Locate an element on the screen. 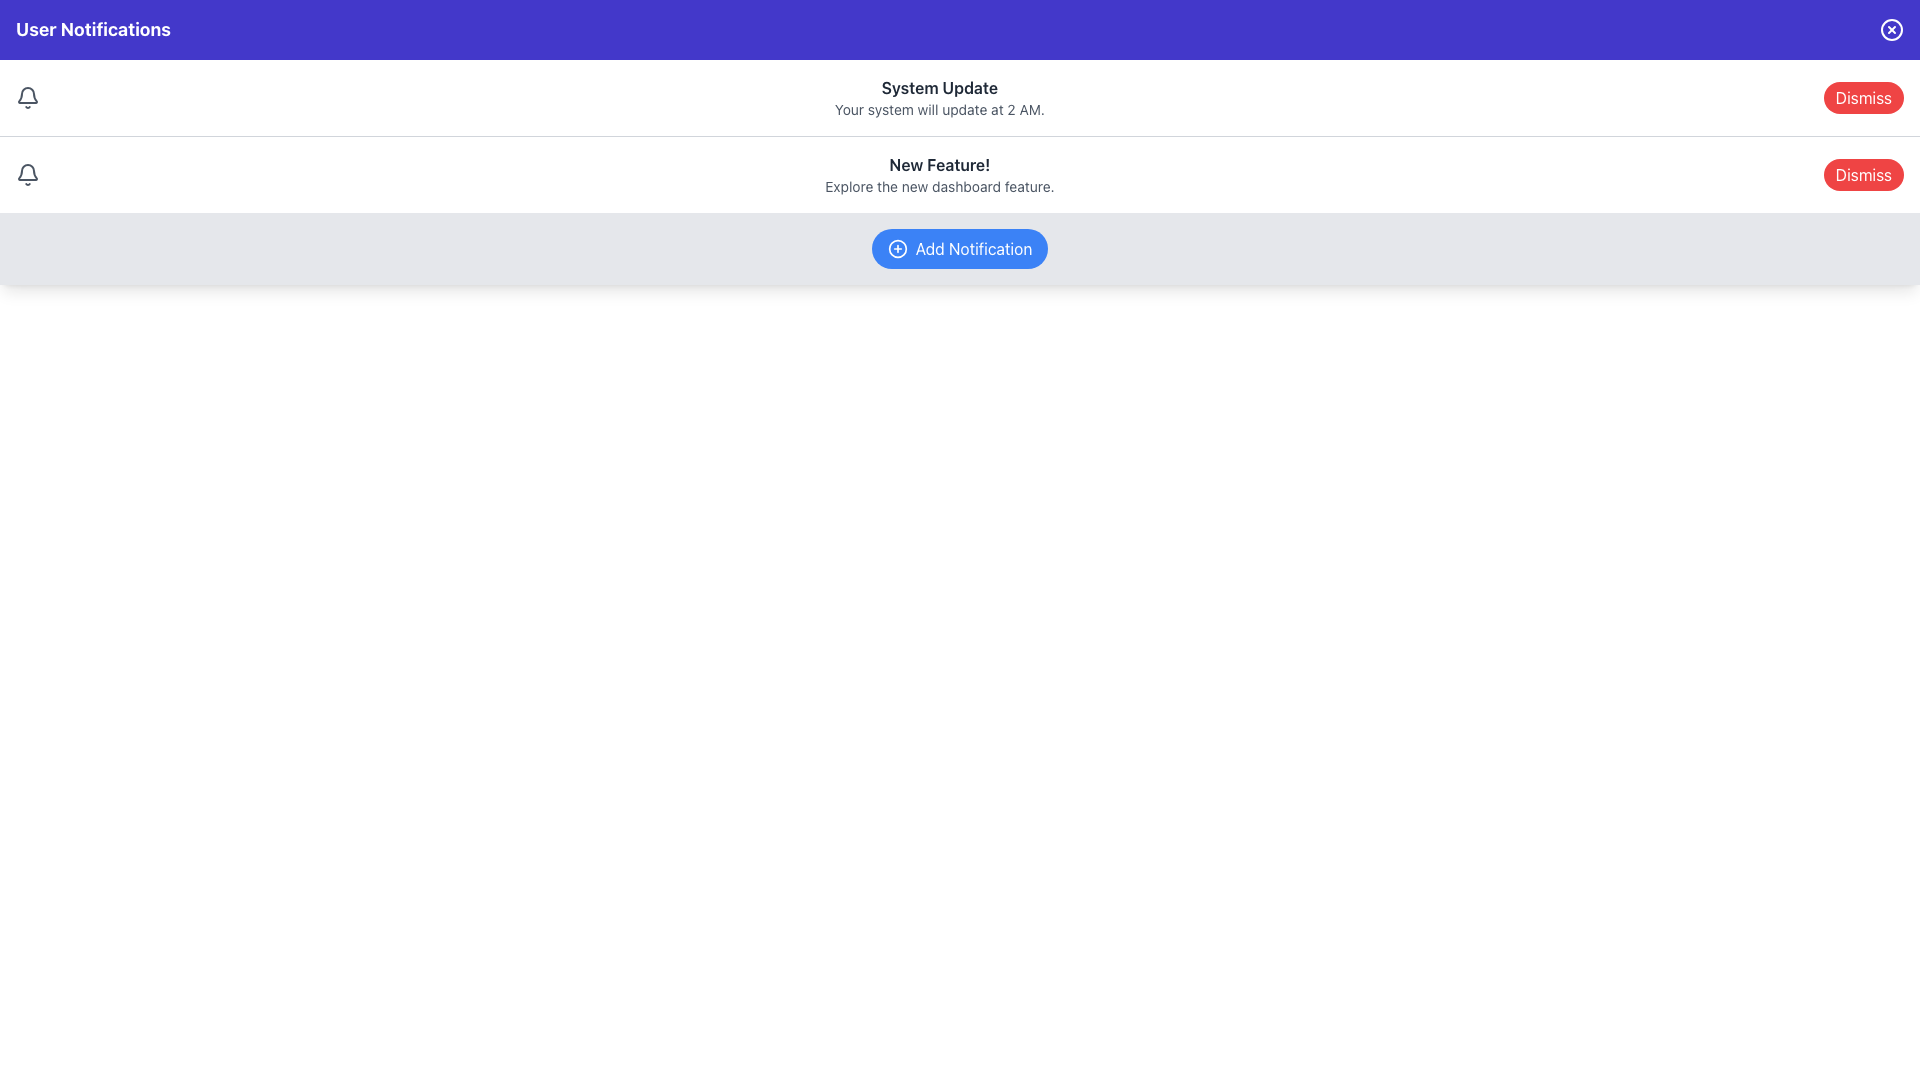 The image size is (1920, 1080). the text block displaying 'New Feature!' and 'Explore the new dashboard feature.' which is located in the second notification box on the page, positioned below 'System Update' and above the 'Add Notification' button is located at coordinates (938, 173).